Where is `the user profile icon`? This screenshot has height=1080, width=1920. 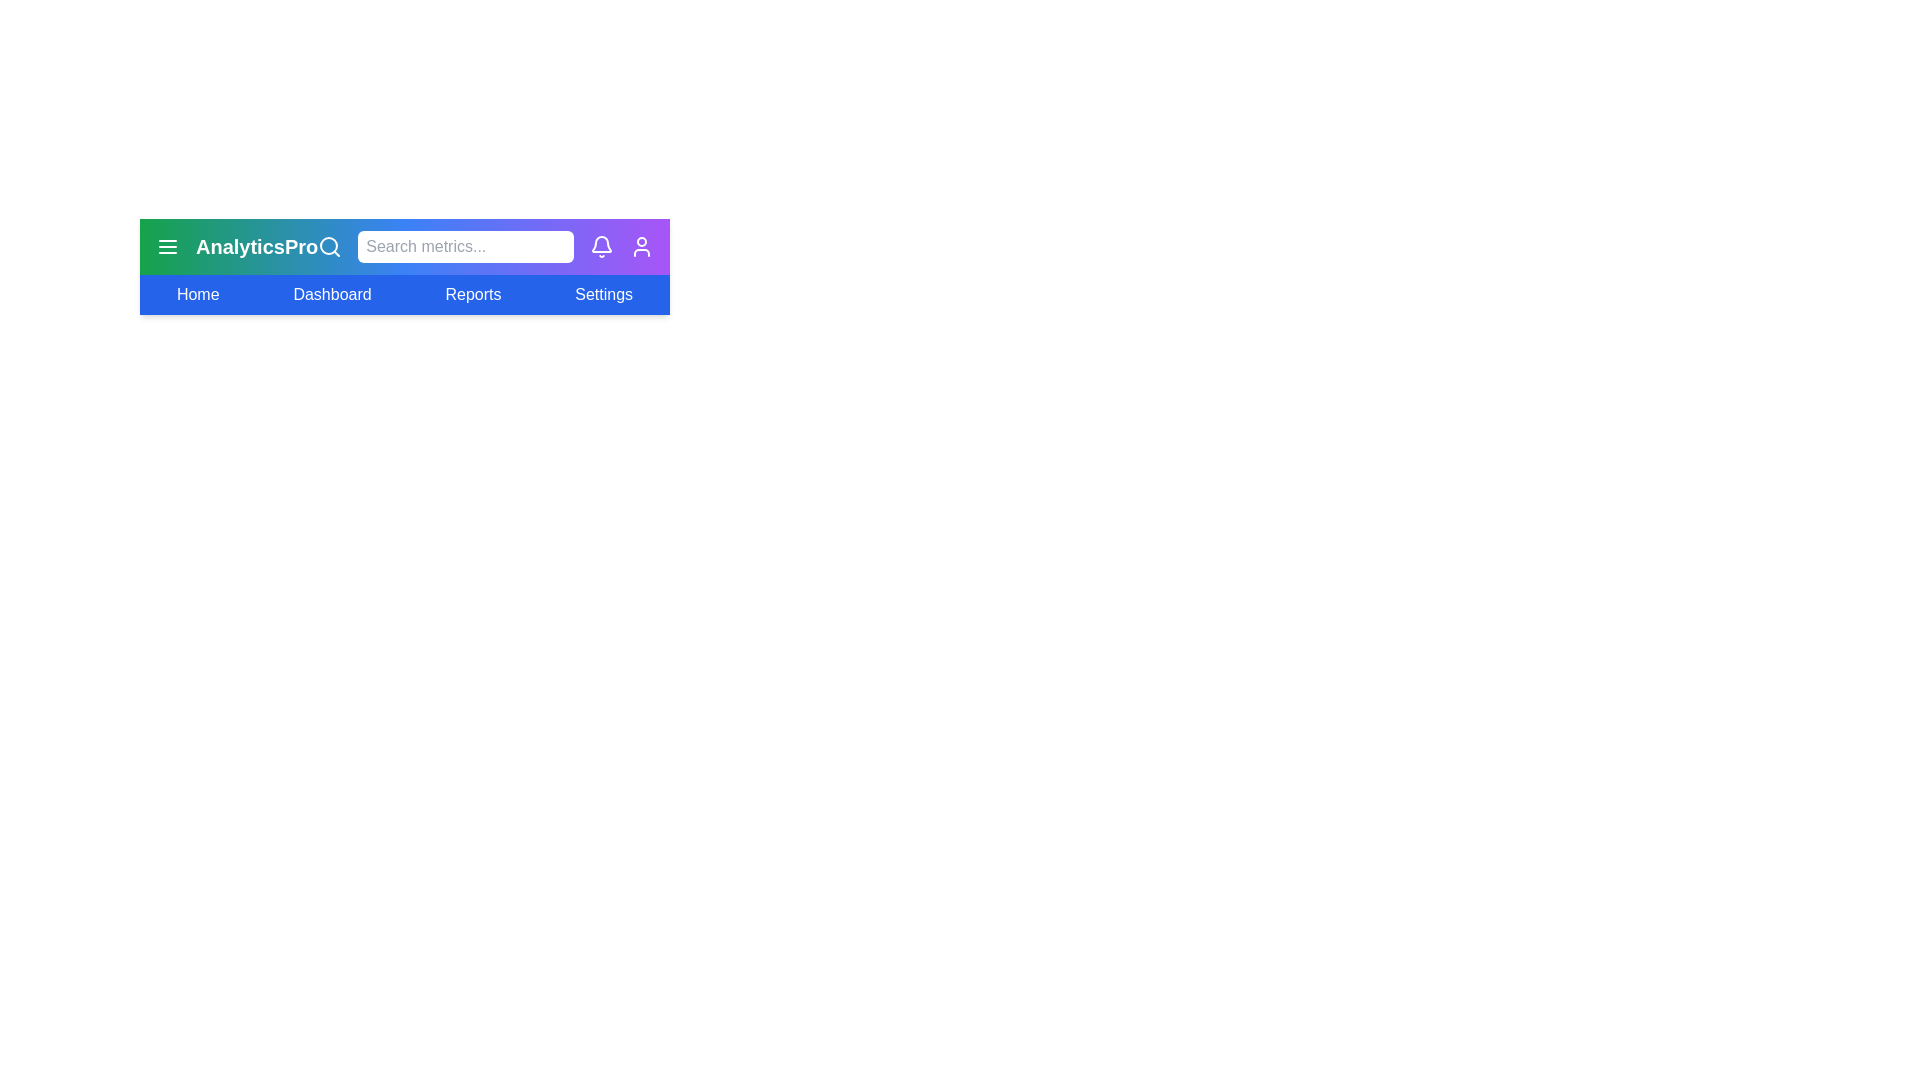 the user profile icon is located at coordinates (642, 245).